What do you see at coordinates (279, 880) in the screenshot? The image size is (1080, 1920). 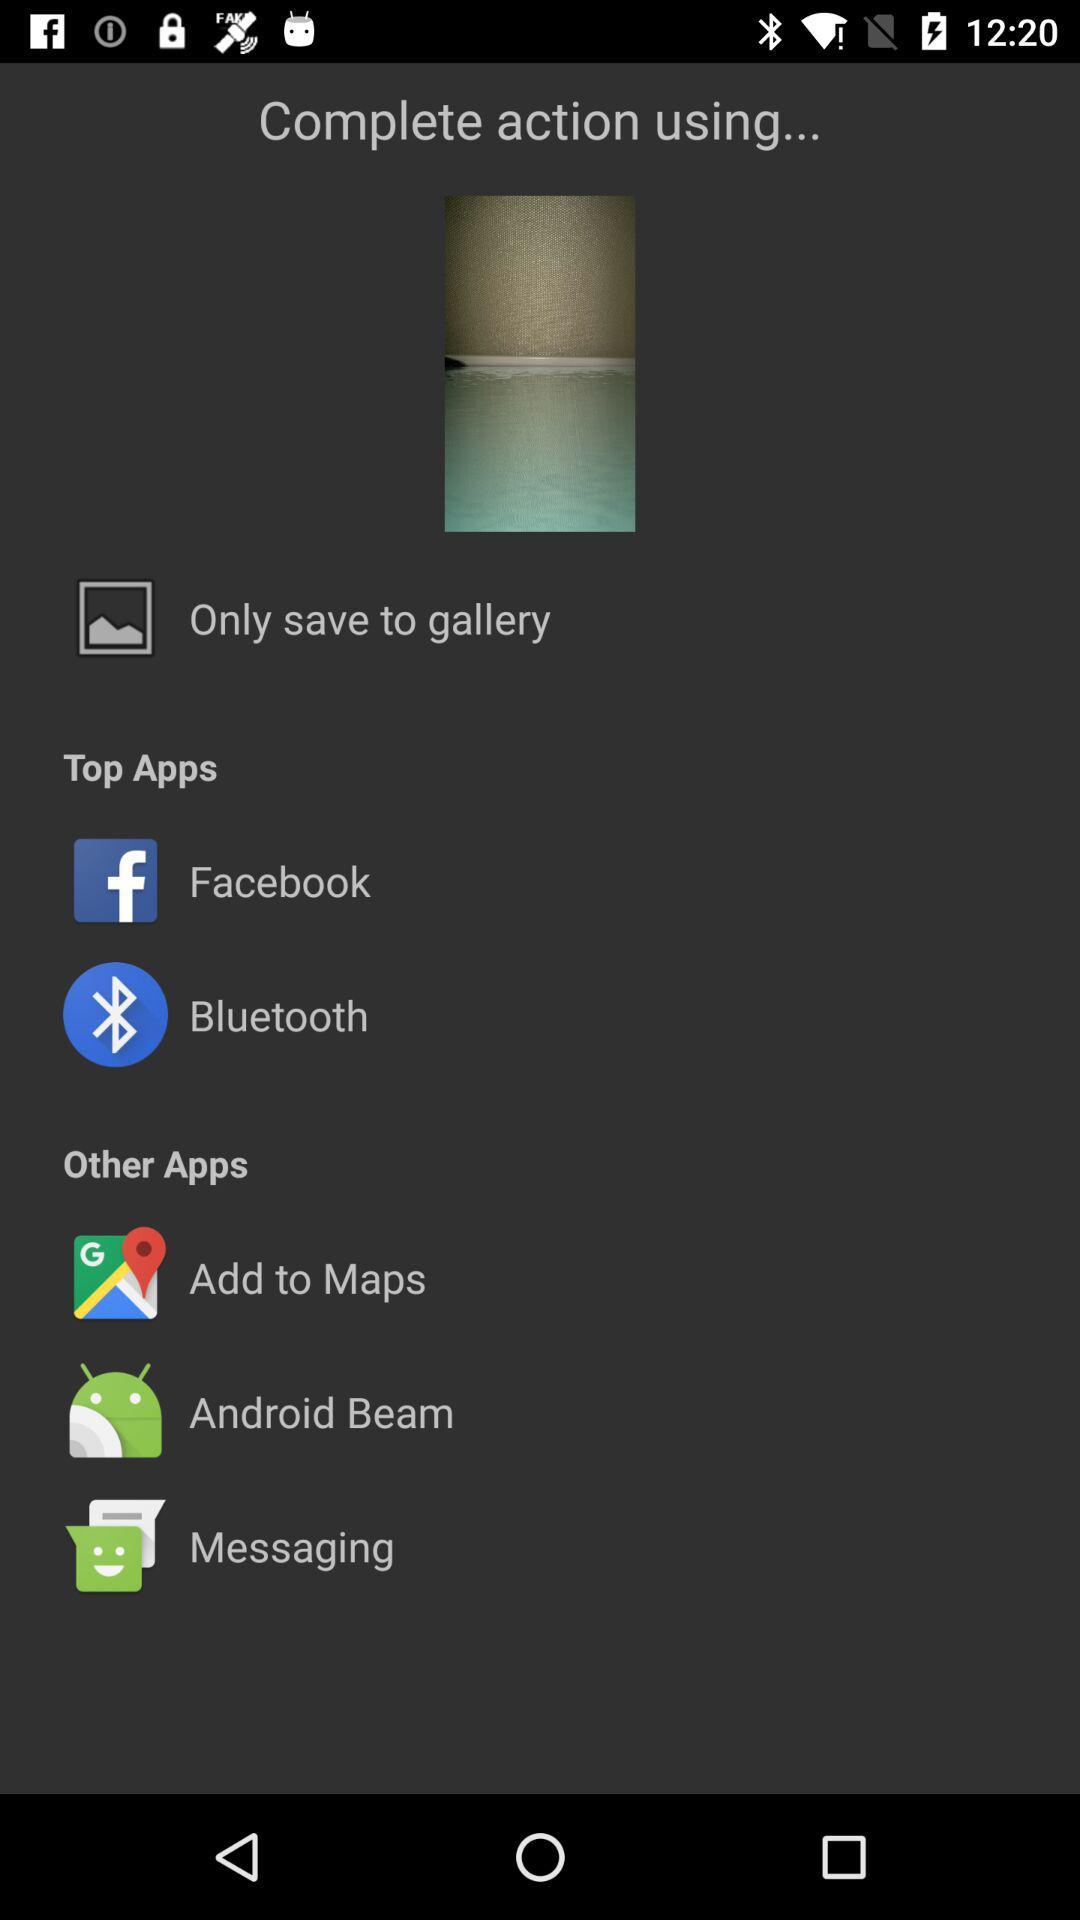 I see `facebook app` at bounding box center [279, 880].